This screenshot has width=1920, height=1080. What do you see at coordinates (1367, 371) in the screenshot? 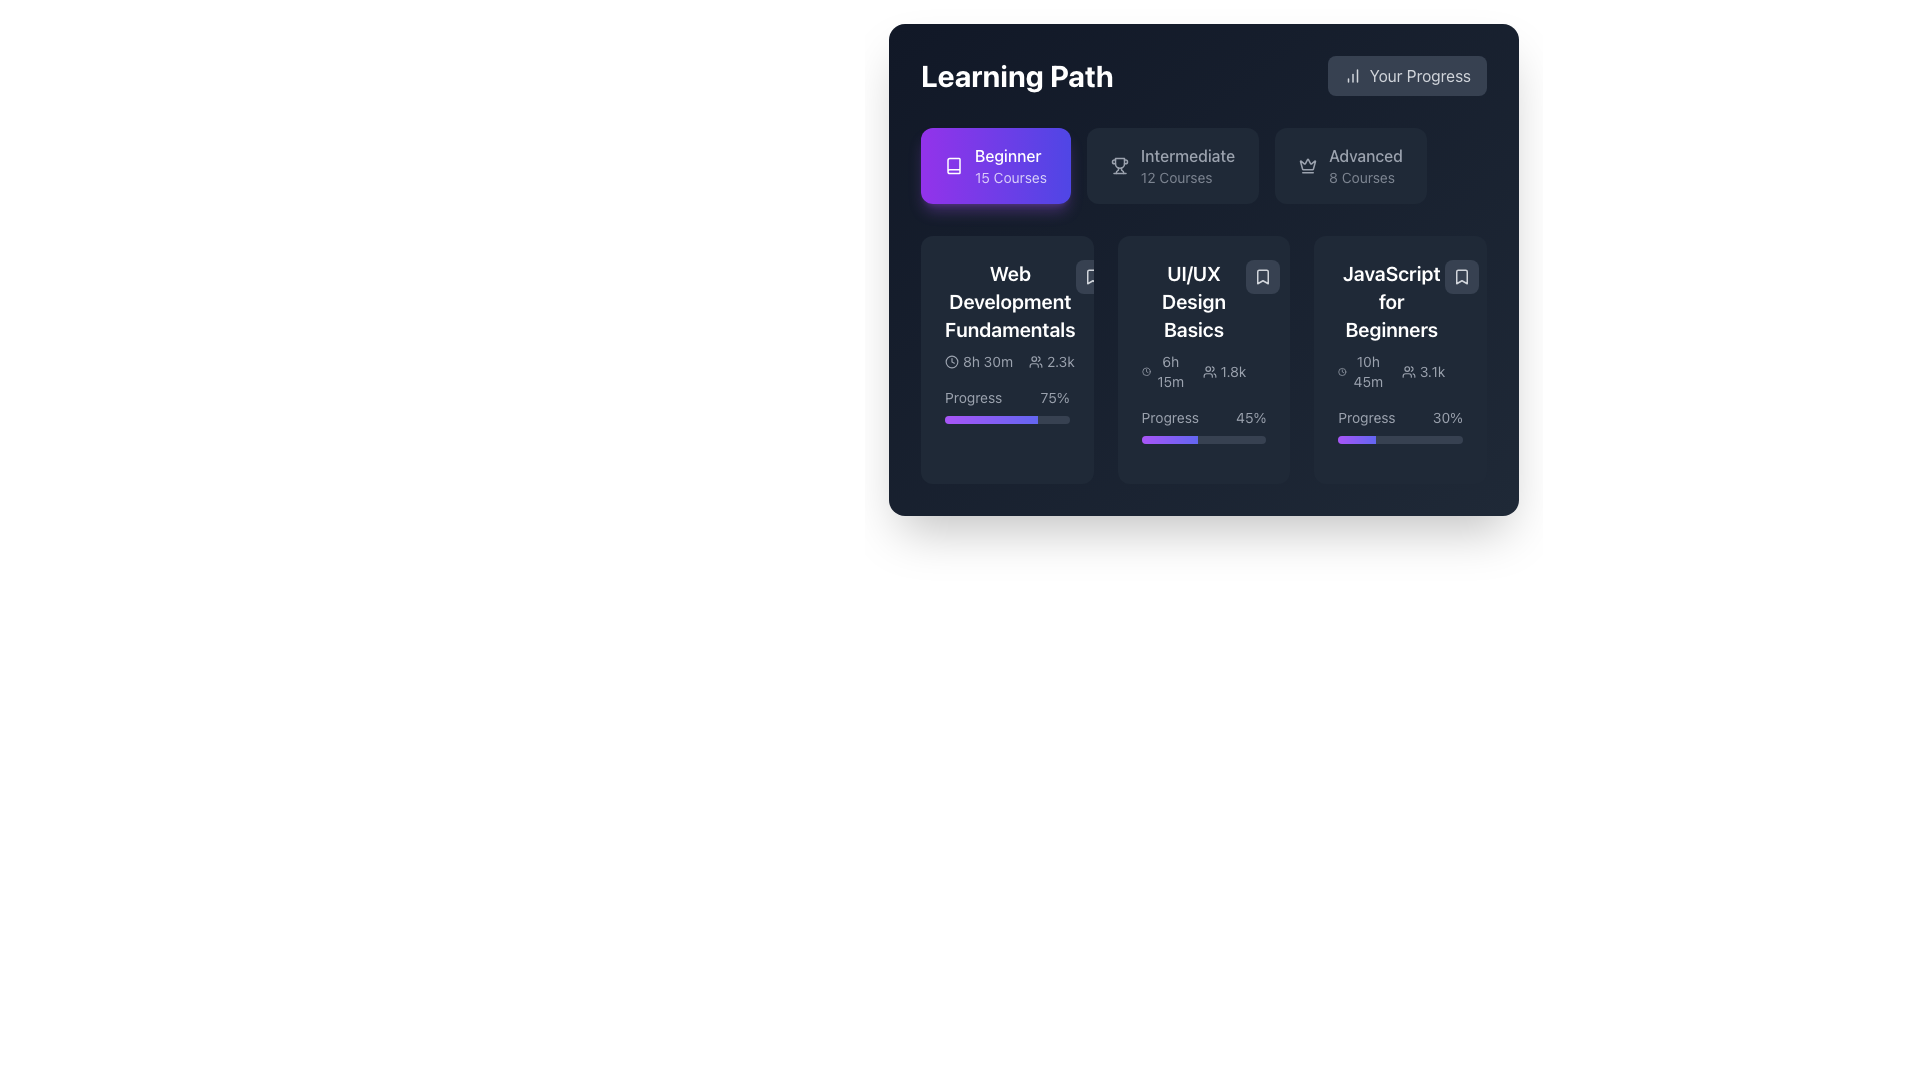
I see `text label displaying '10h 45m', which is light gray and positioned to the right of a clock icon within the 'JavaScript for Beginners' card` at bounding box center [1367, 371].